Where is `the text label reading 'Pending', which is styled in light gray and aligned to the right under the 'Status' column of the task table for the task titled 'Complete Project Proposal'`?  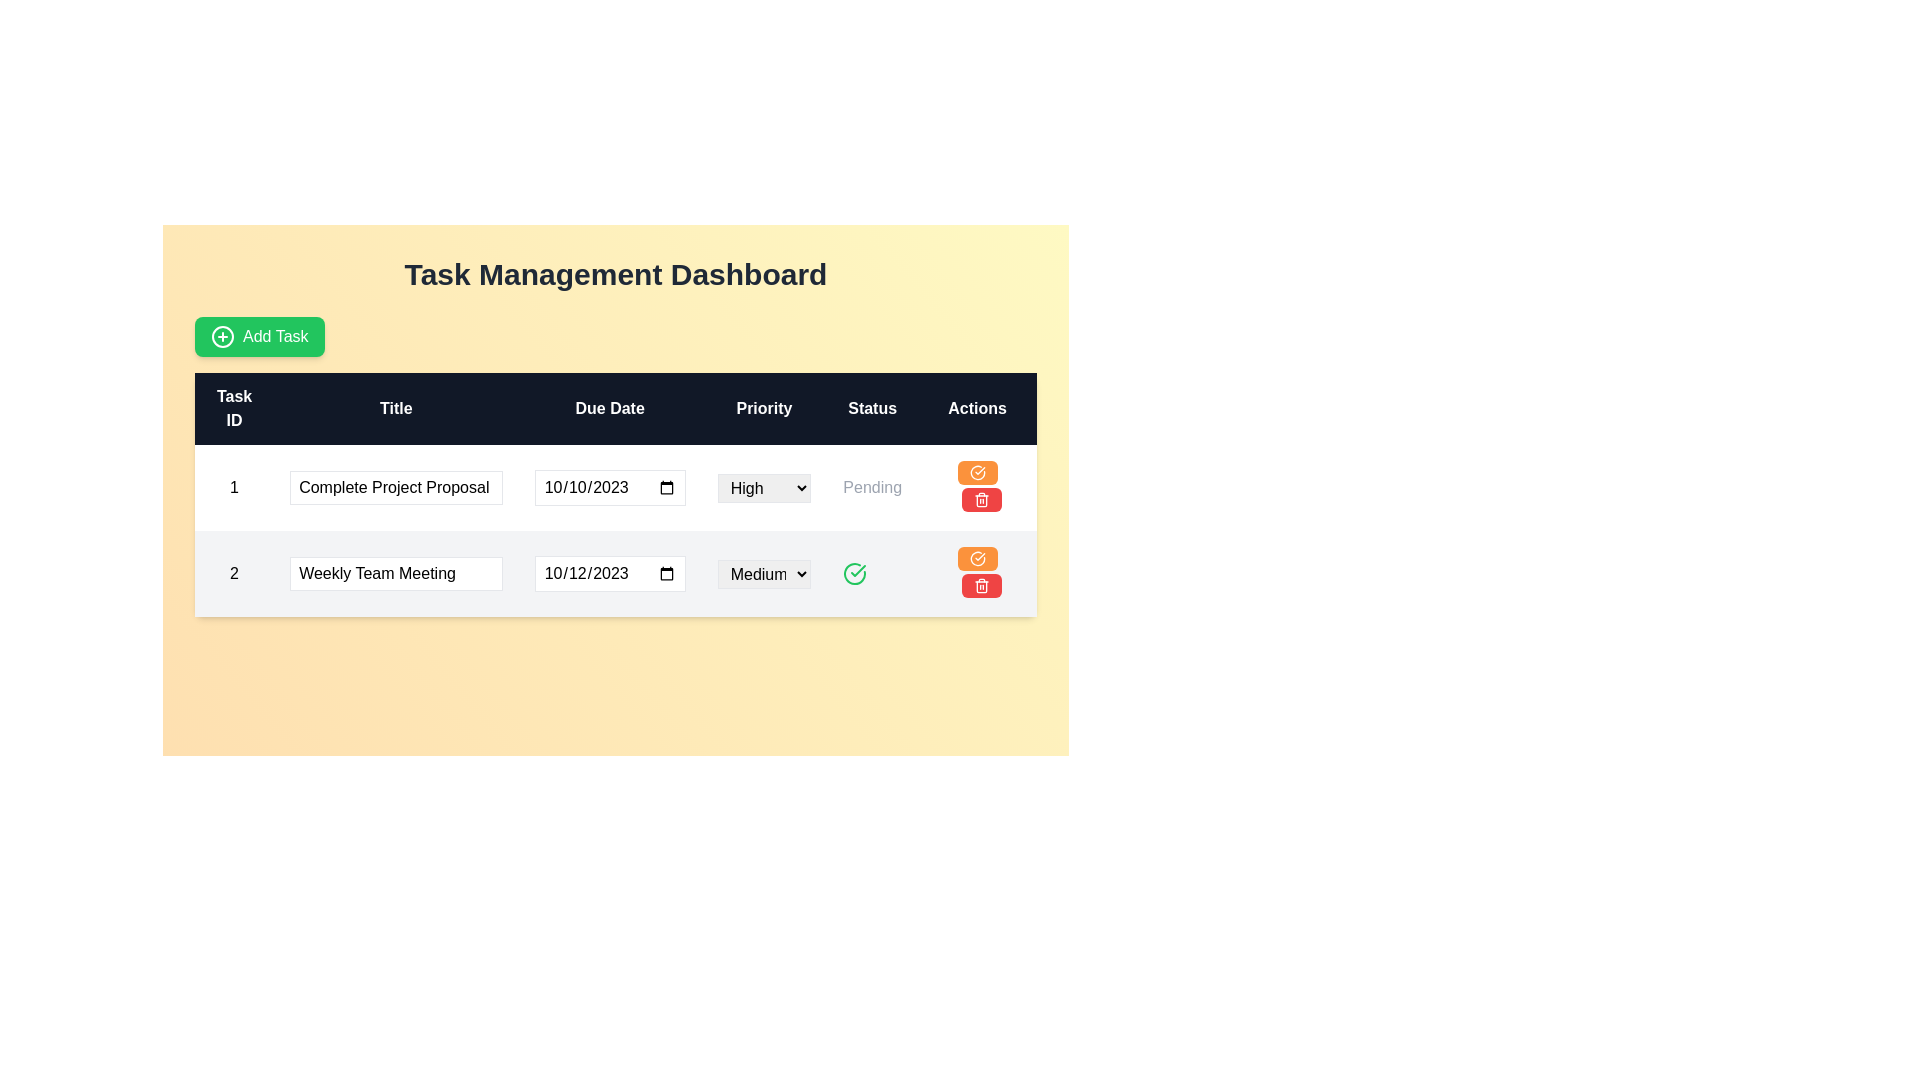 the text label reading 'Pending', which is styled in light gray and aligned to the right under the 'Status' column of the task table for the task titled 'Complete Project Proposal' is located at coordinates (872, 487).